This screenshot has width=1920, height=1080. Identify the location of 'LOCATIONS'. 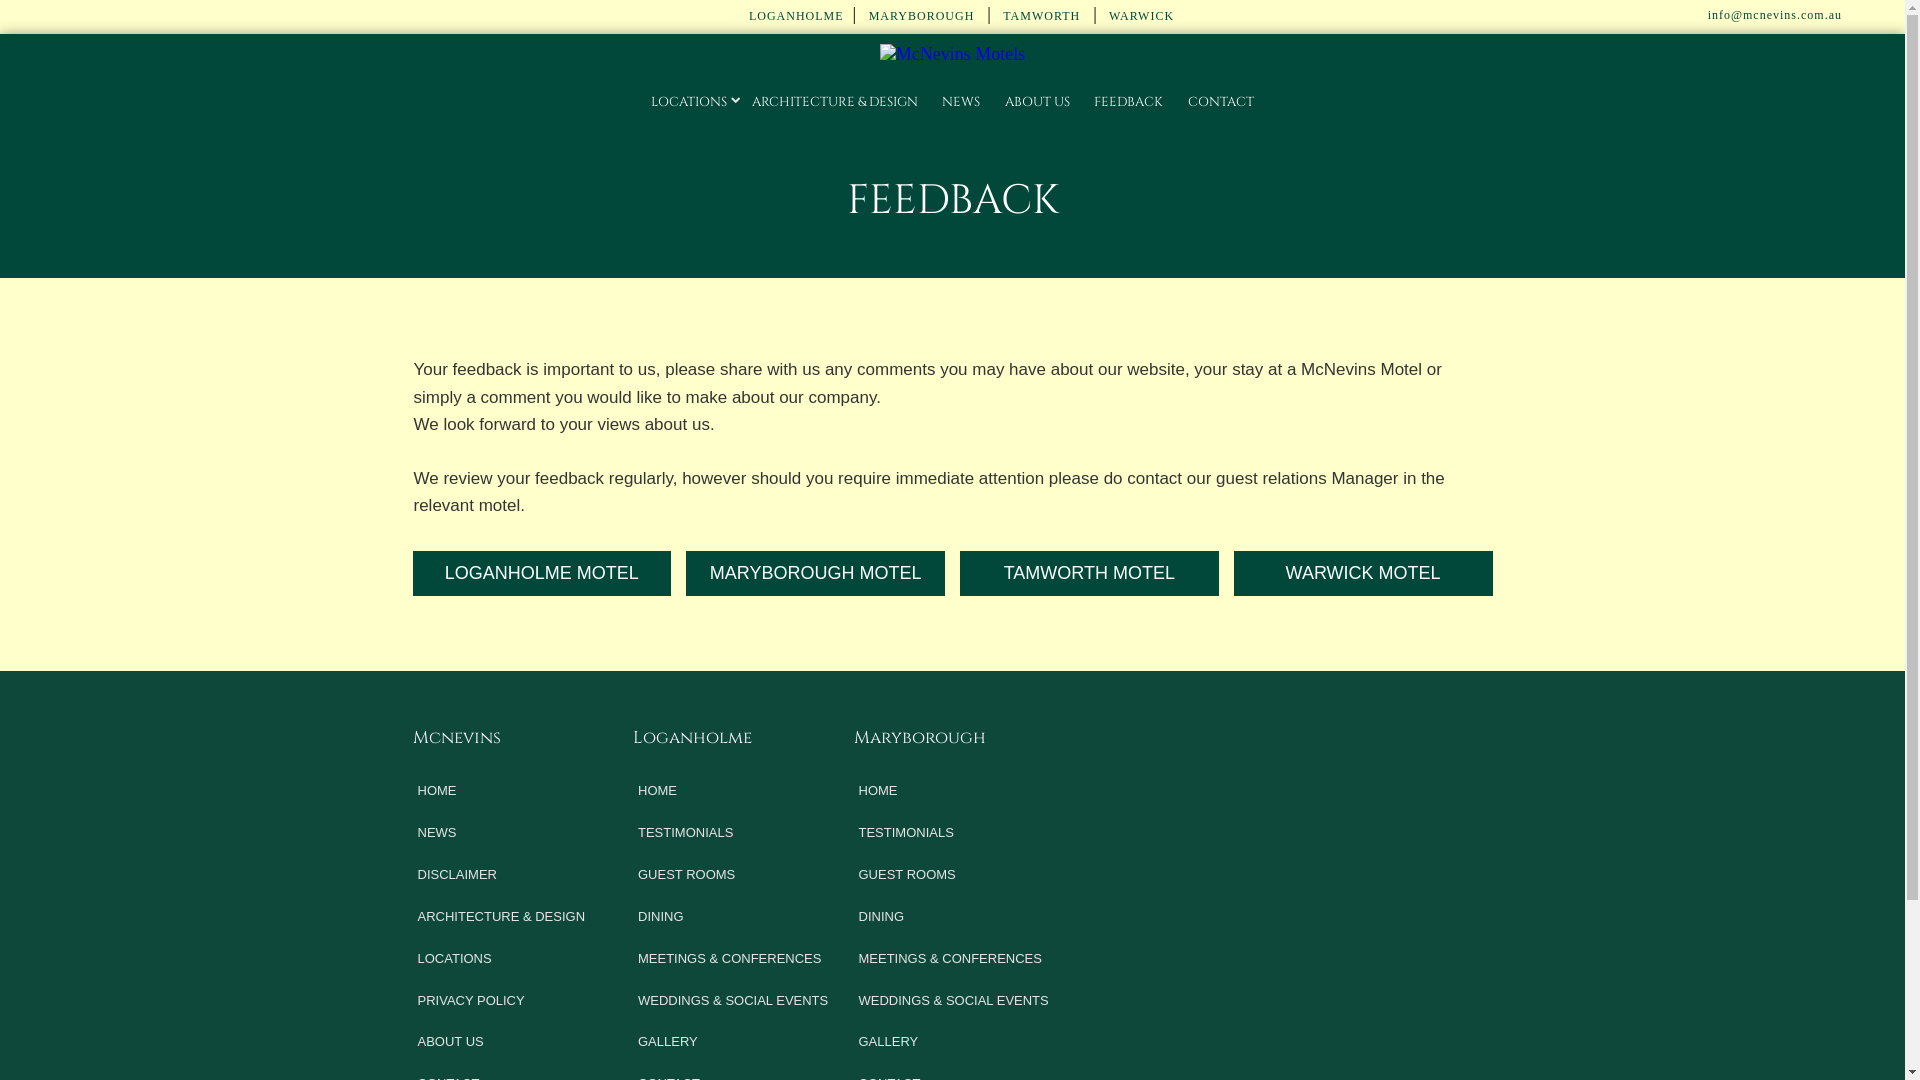
(689, 101).